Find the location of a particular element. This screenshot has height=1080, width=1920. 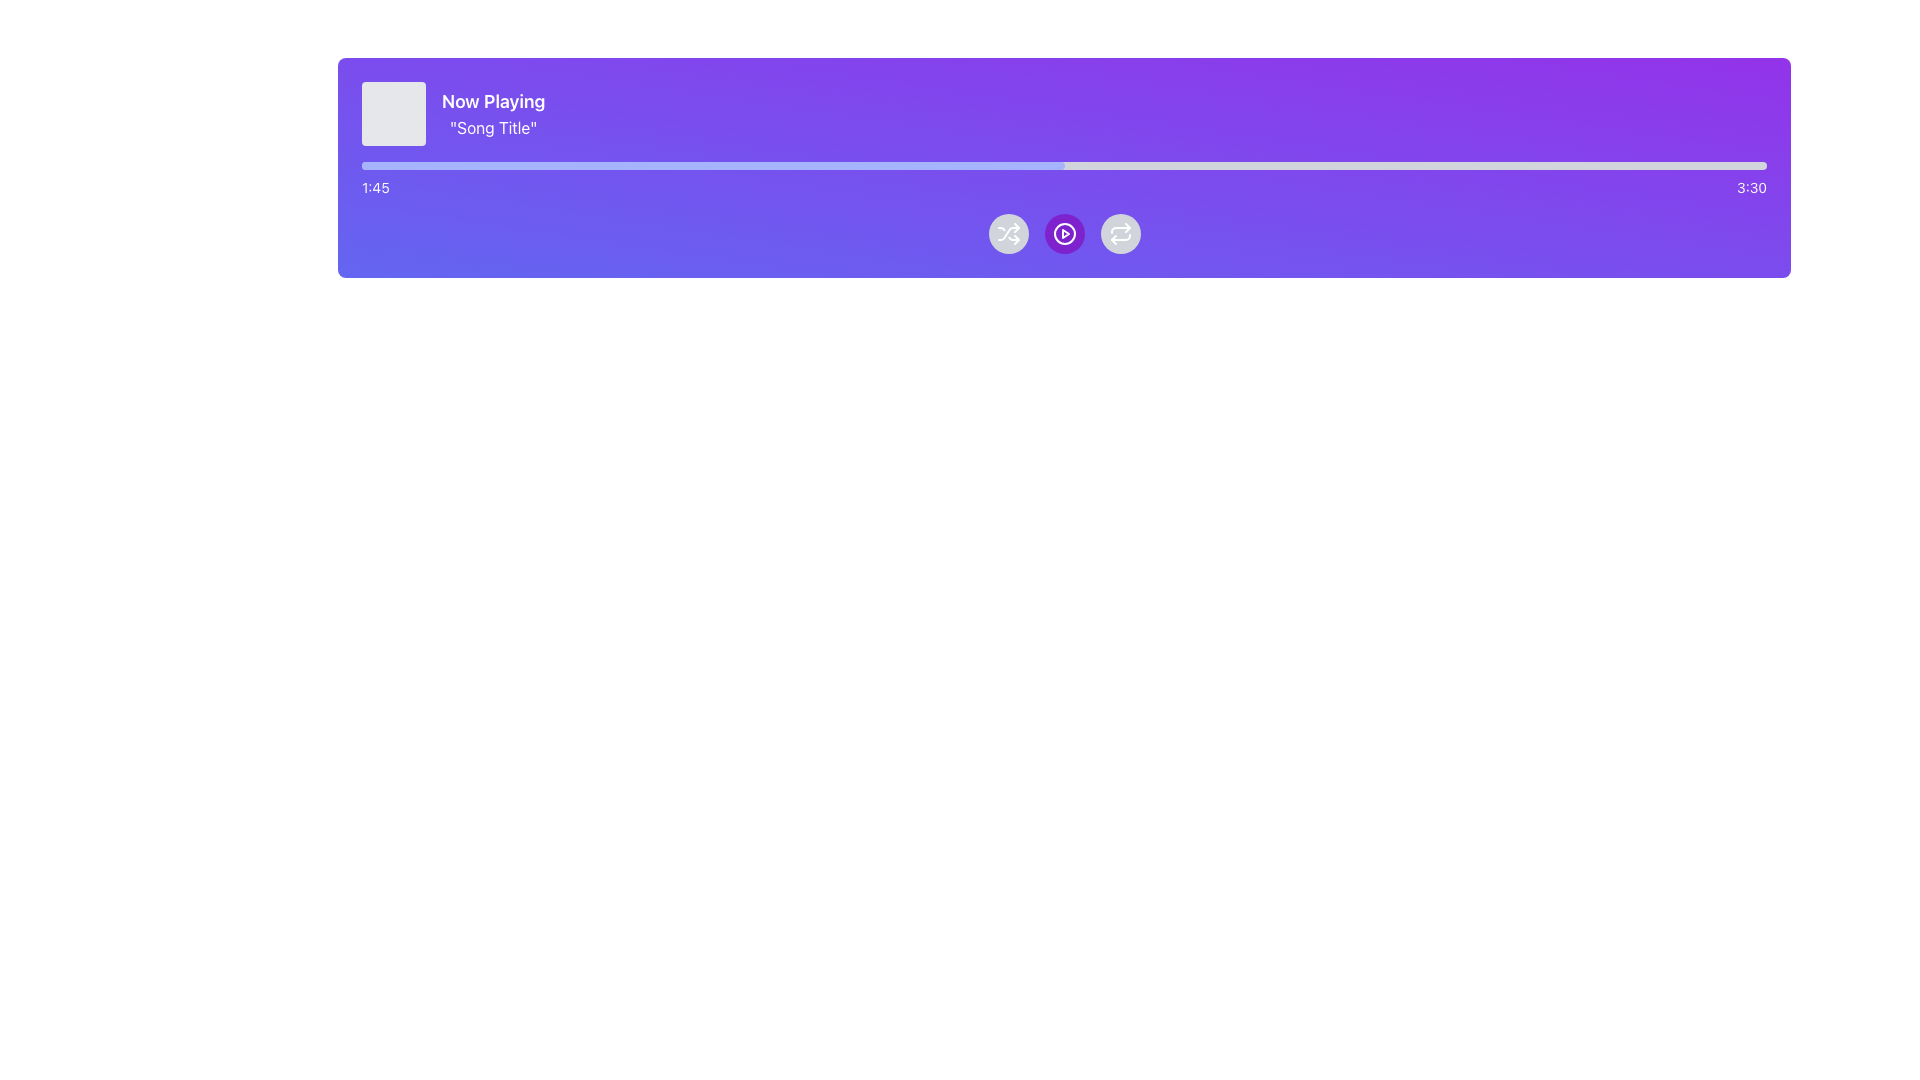

playback progress is located at coordinates (445, 164).